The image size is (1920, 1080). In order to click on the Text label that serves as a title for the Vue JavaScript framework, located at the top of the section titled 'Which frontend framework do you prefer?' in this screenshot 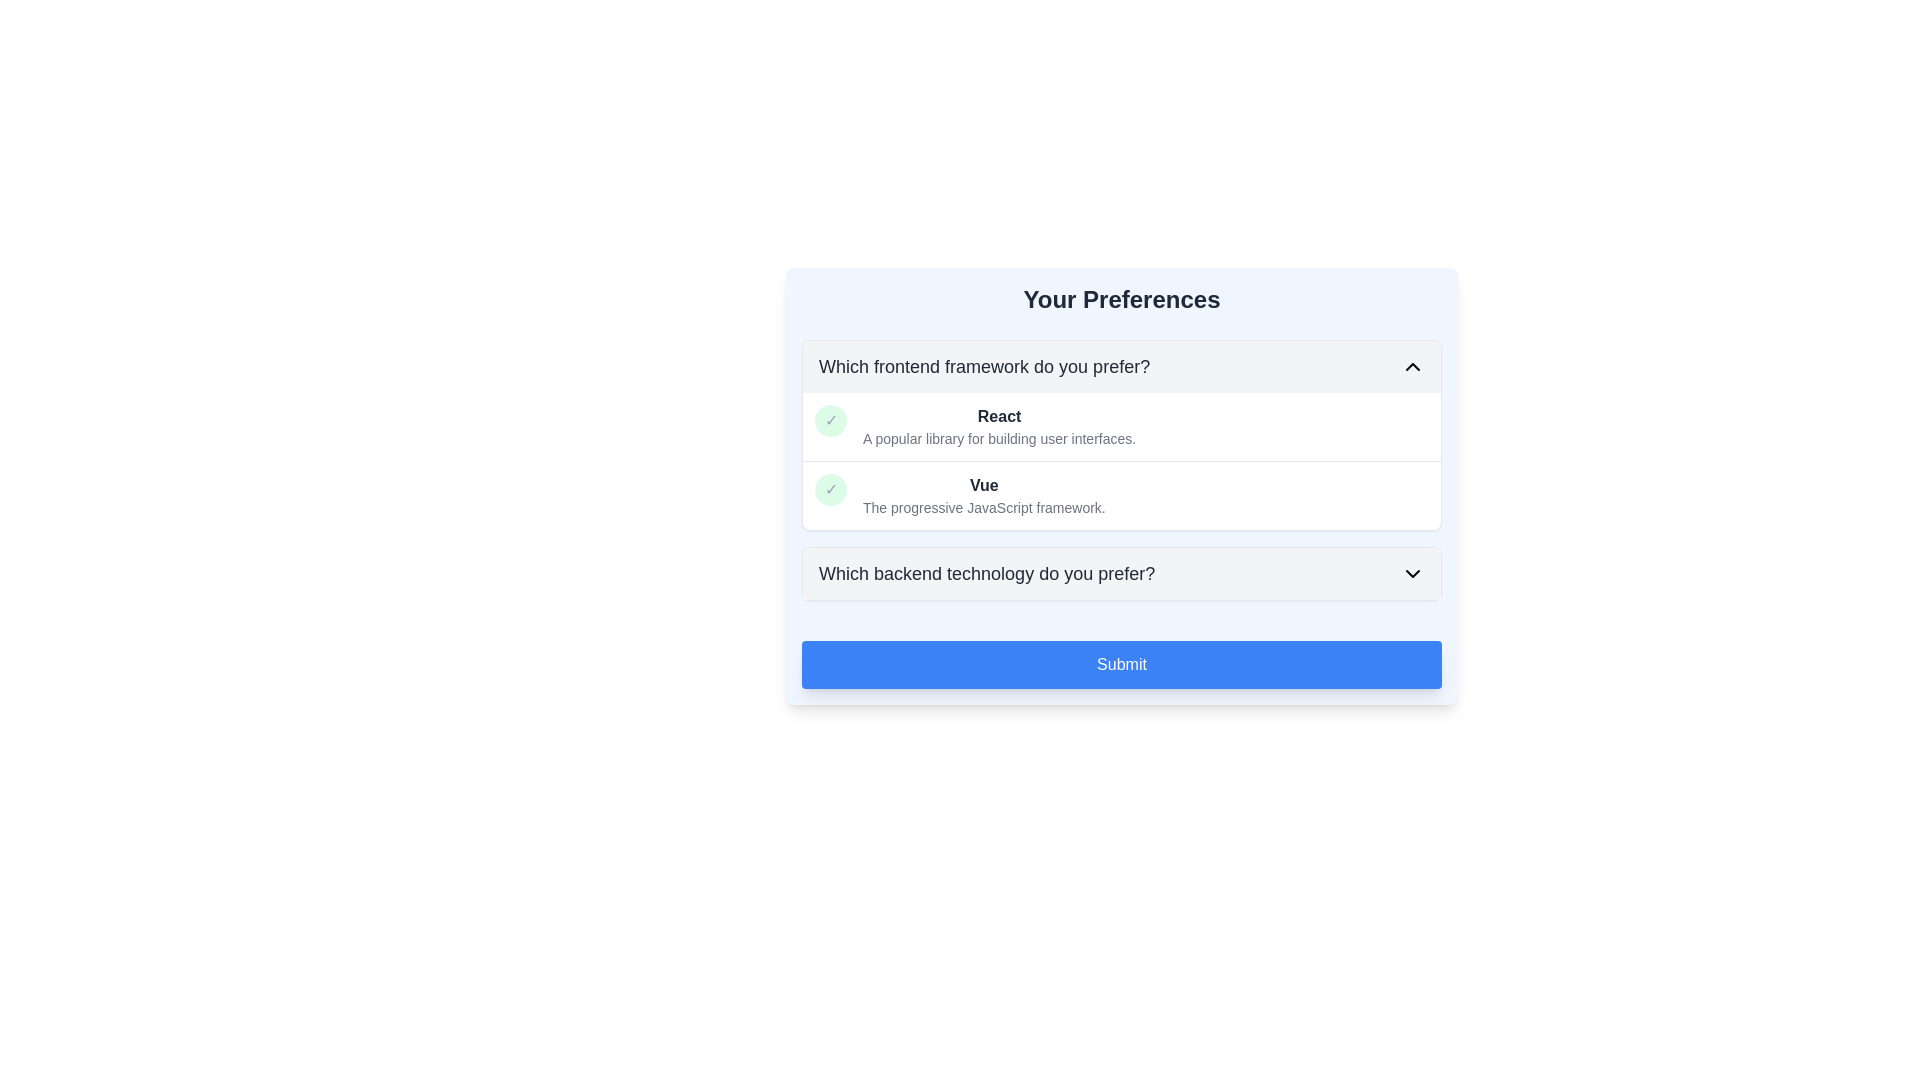, I will do `click(984, 486)`.